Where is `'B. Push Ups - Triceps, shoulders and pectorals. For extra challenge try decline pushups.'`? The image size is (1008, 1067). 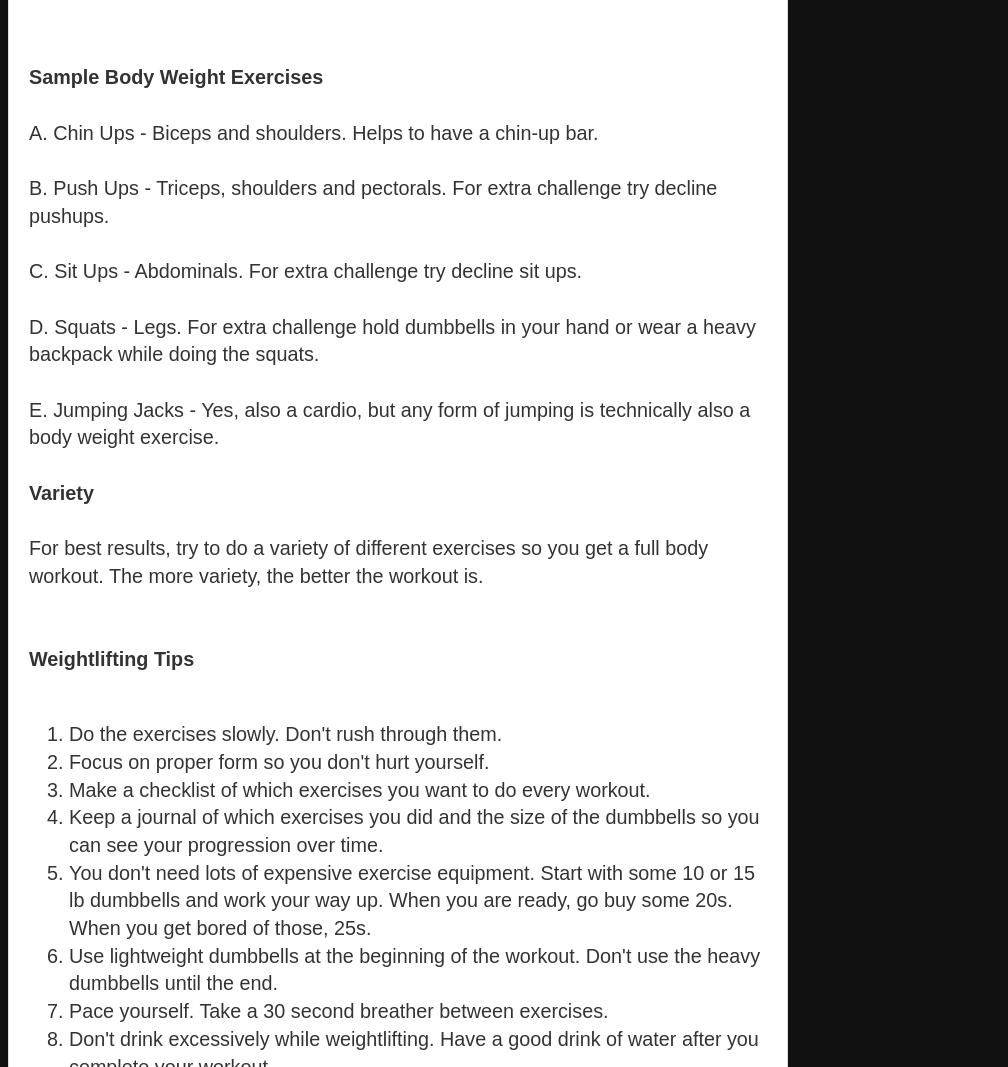 'B. Push Ups - Triceps, shoulders and pectorals. For extra challenge try decline pushups.' is located at coordinates (372, 201).